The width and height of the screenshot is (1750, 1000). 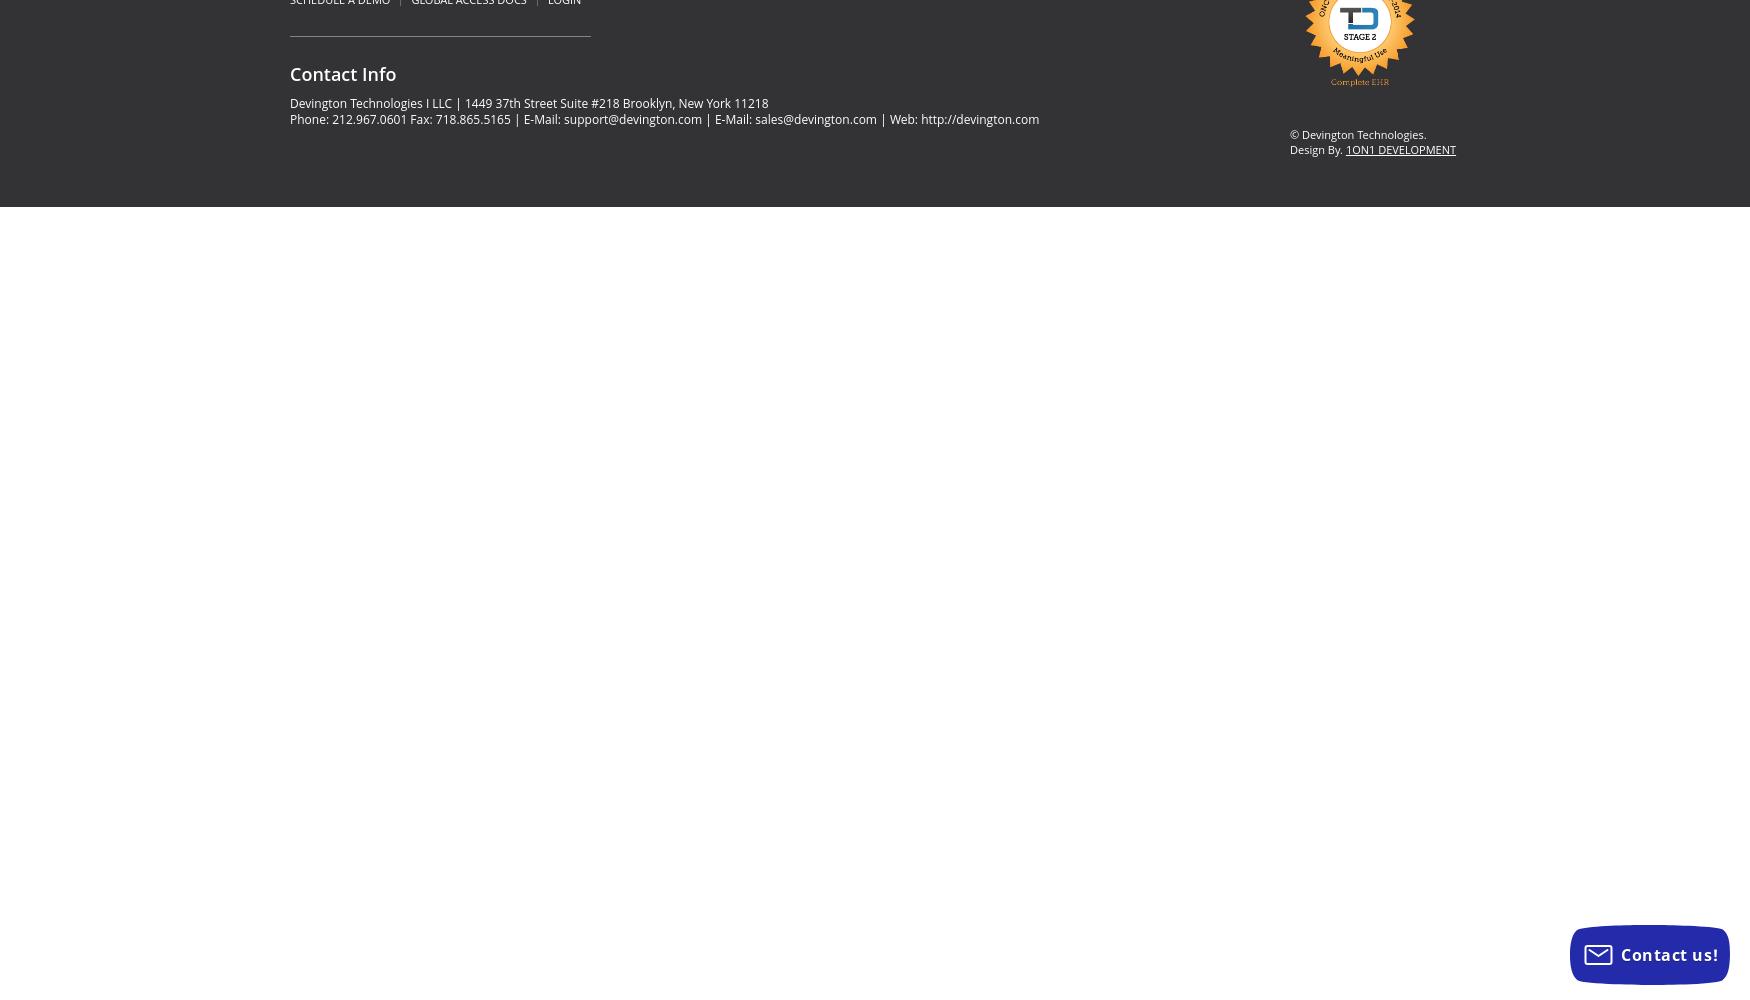 What do you see at coordinates (980, 117) in the screenshot?
I see `'http://devington.com'` at bounding box center [980, 117].